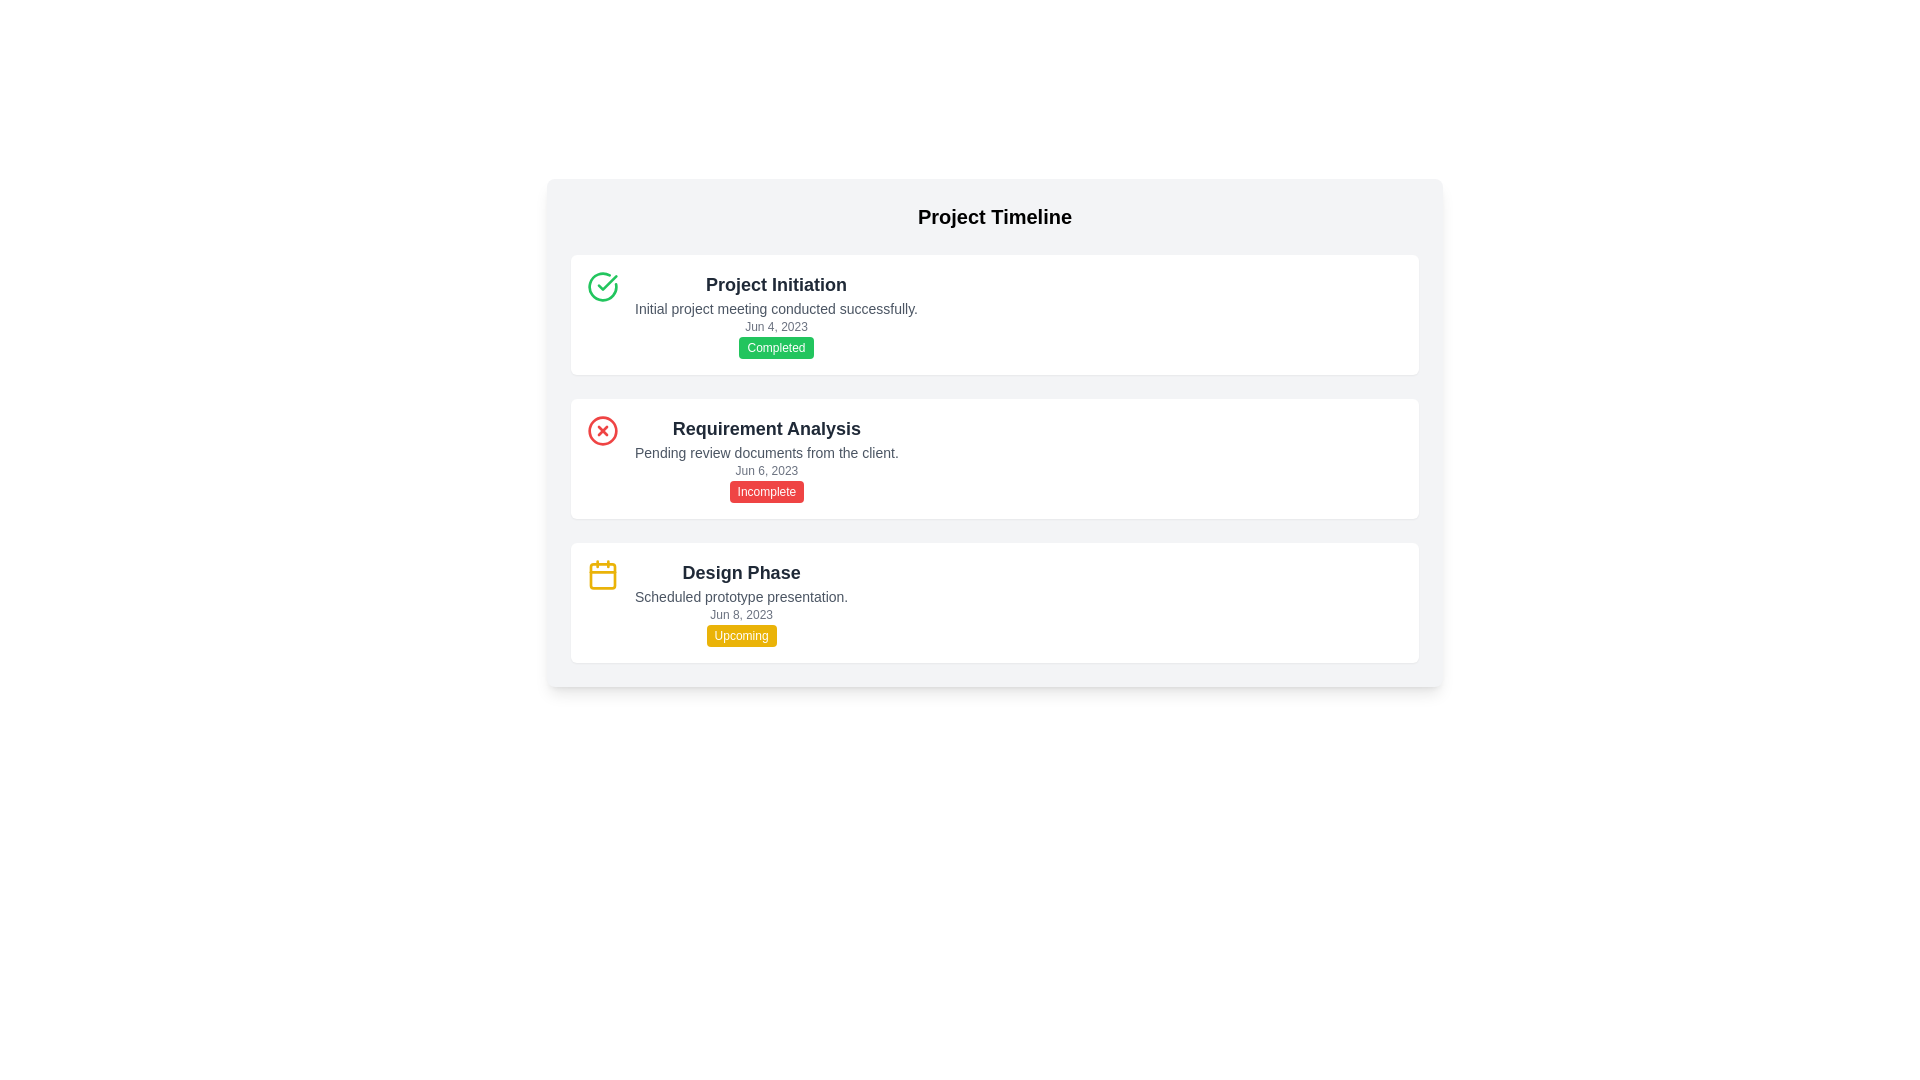 The image size is (1920, 1080). I want to click on the 'Design Phase' timeline entry badge, so click(994, 601).